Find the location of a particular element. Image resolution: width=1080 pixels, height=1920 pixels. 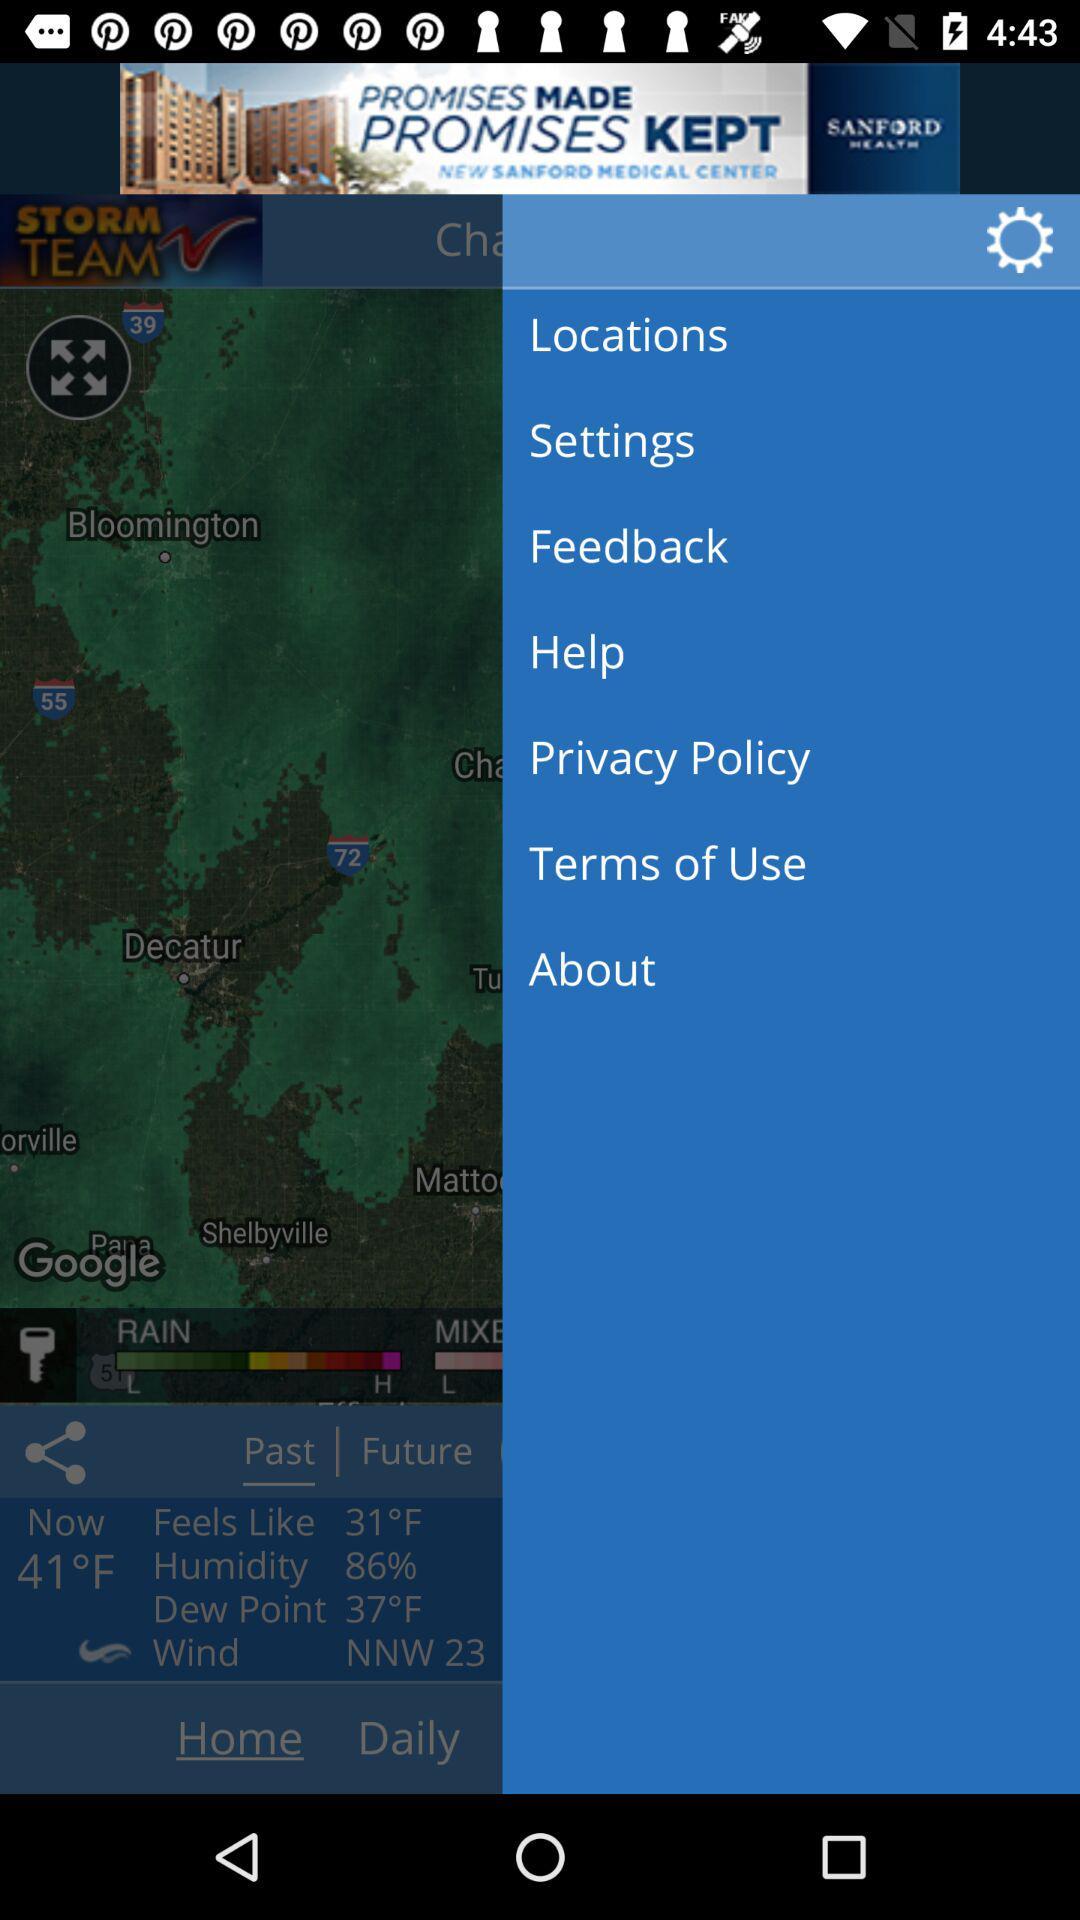

the share icon is located at coordinates (58, 1451).